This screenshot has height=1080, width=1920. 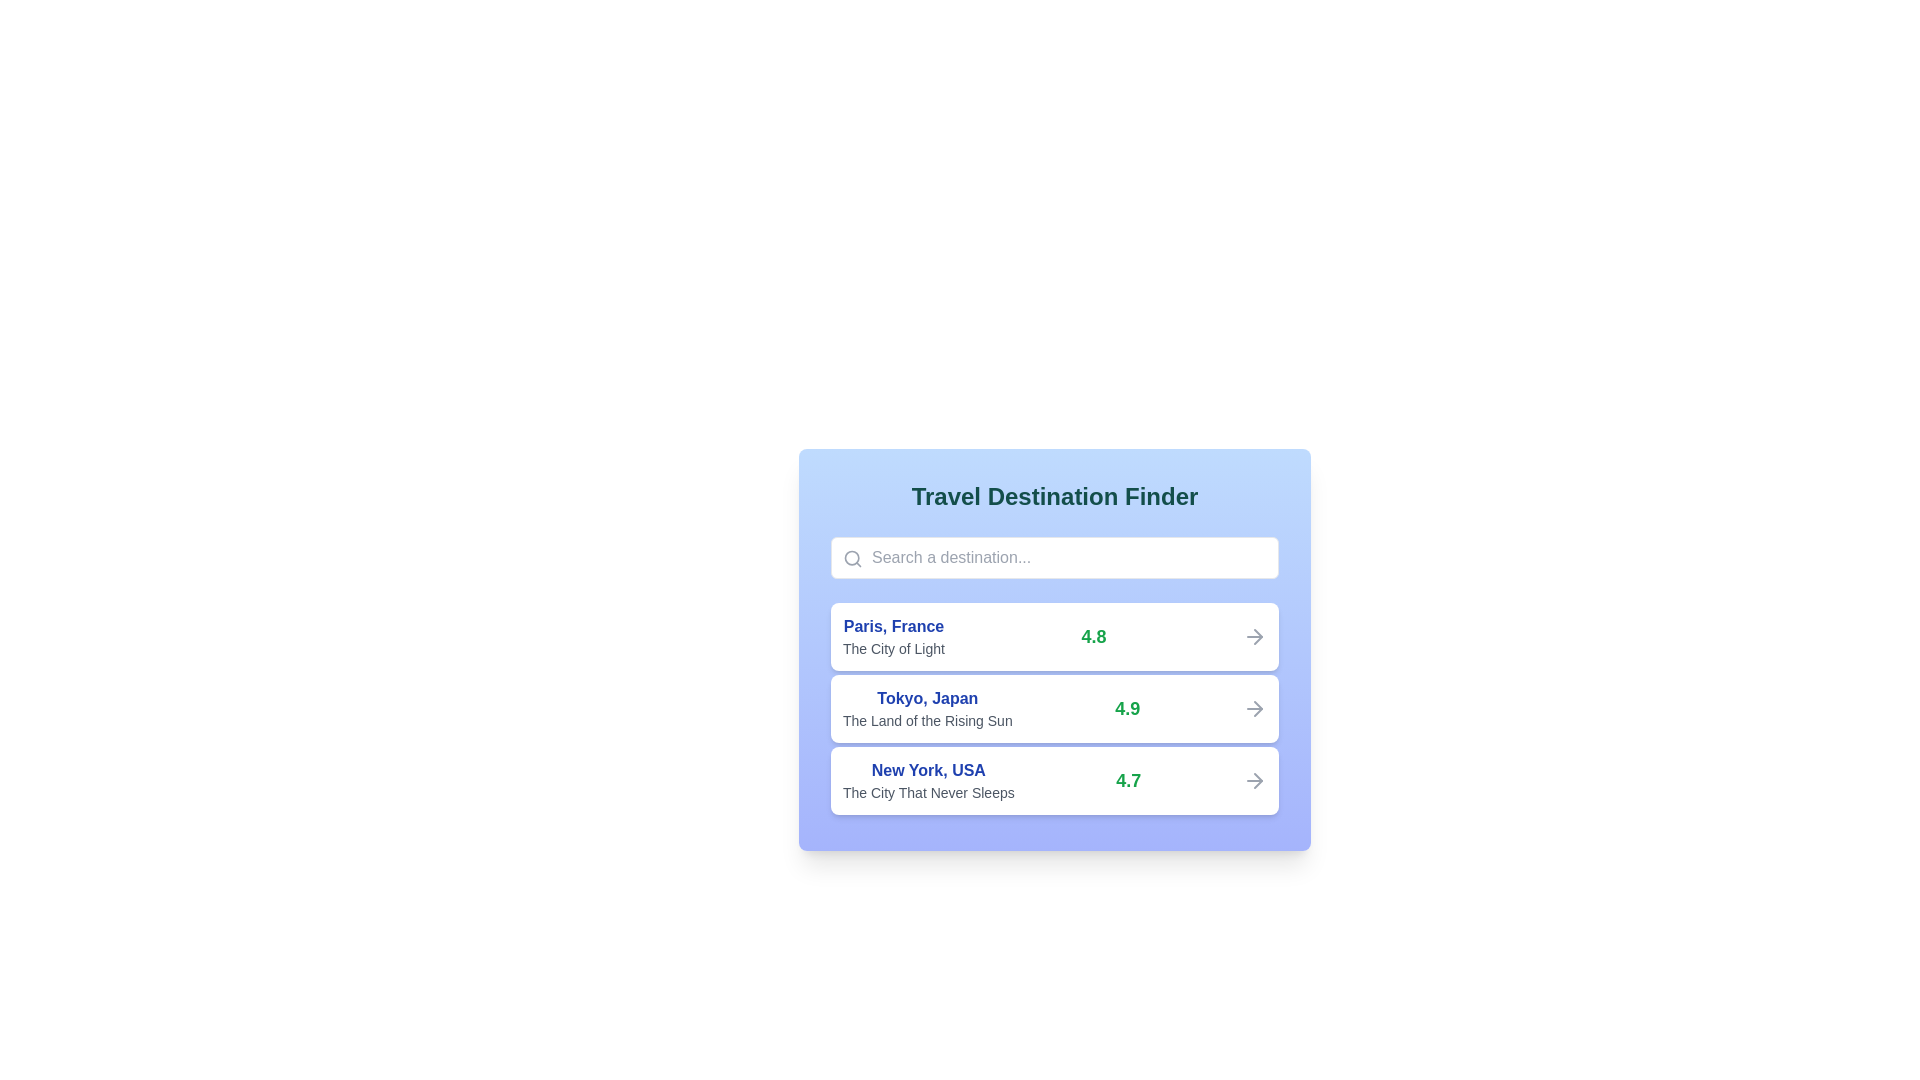 I want to click on the text label displaying '4.9' in bold green font, which is part of a rating system and located at the far-right of the associated text block, so click(x=1127, y=708).